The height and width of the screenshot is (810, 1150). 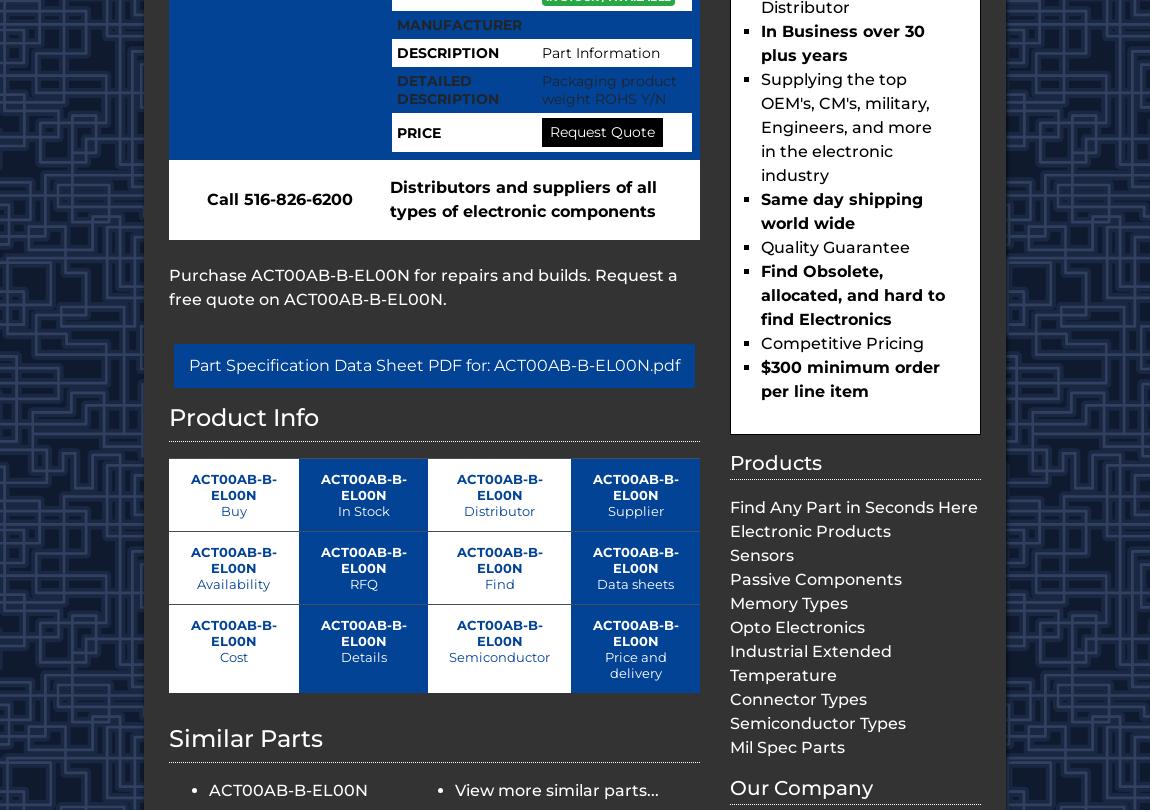 What do you see at coordinates (815, 579) in the screenshot?
I see `'Passive Components'` at bounding box center [815, 579].